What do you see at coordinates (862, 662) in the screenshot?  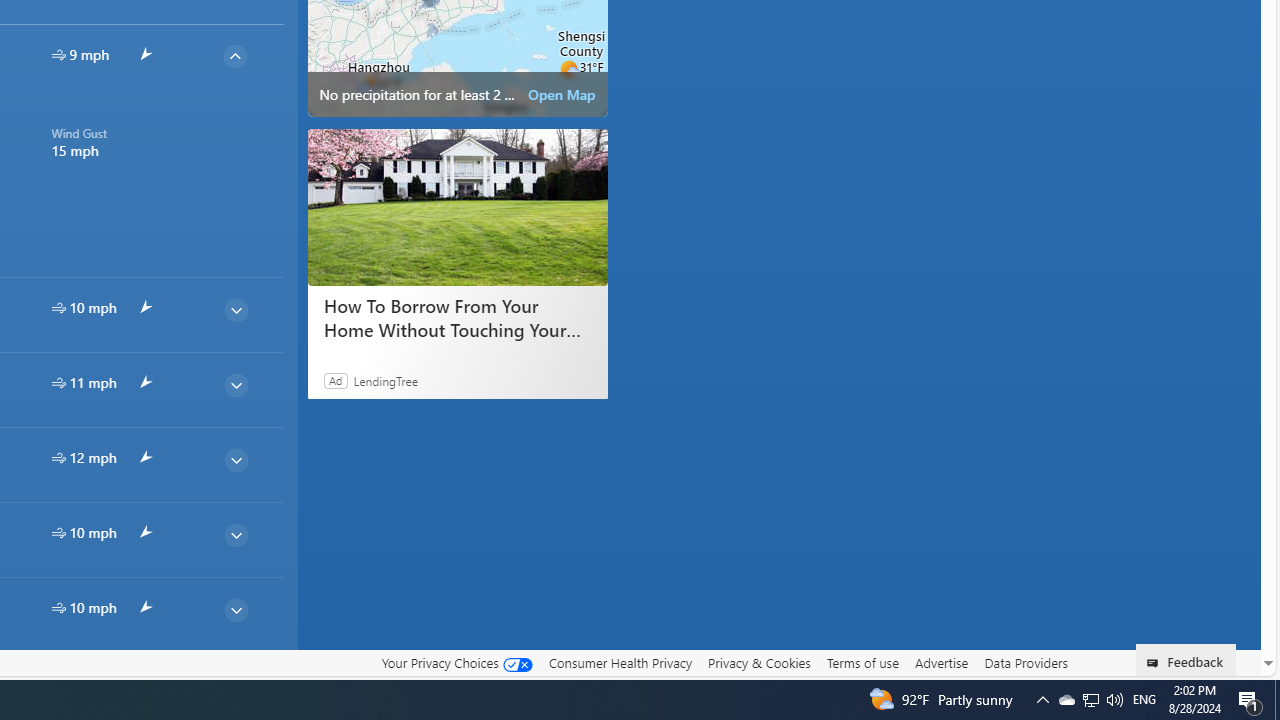 I see `'Terms of use'` at bounding box center [862, 662].